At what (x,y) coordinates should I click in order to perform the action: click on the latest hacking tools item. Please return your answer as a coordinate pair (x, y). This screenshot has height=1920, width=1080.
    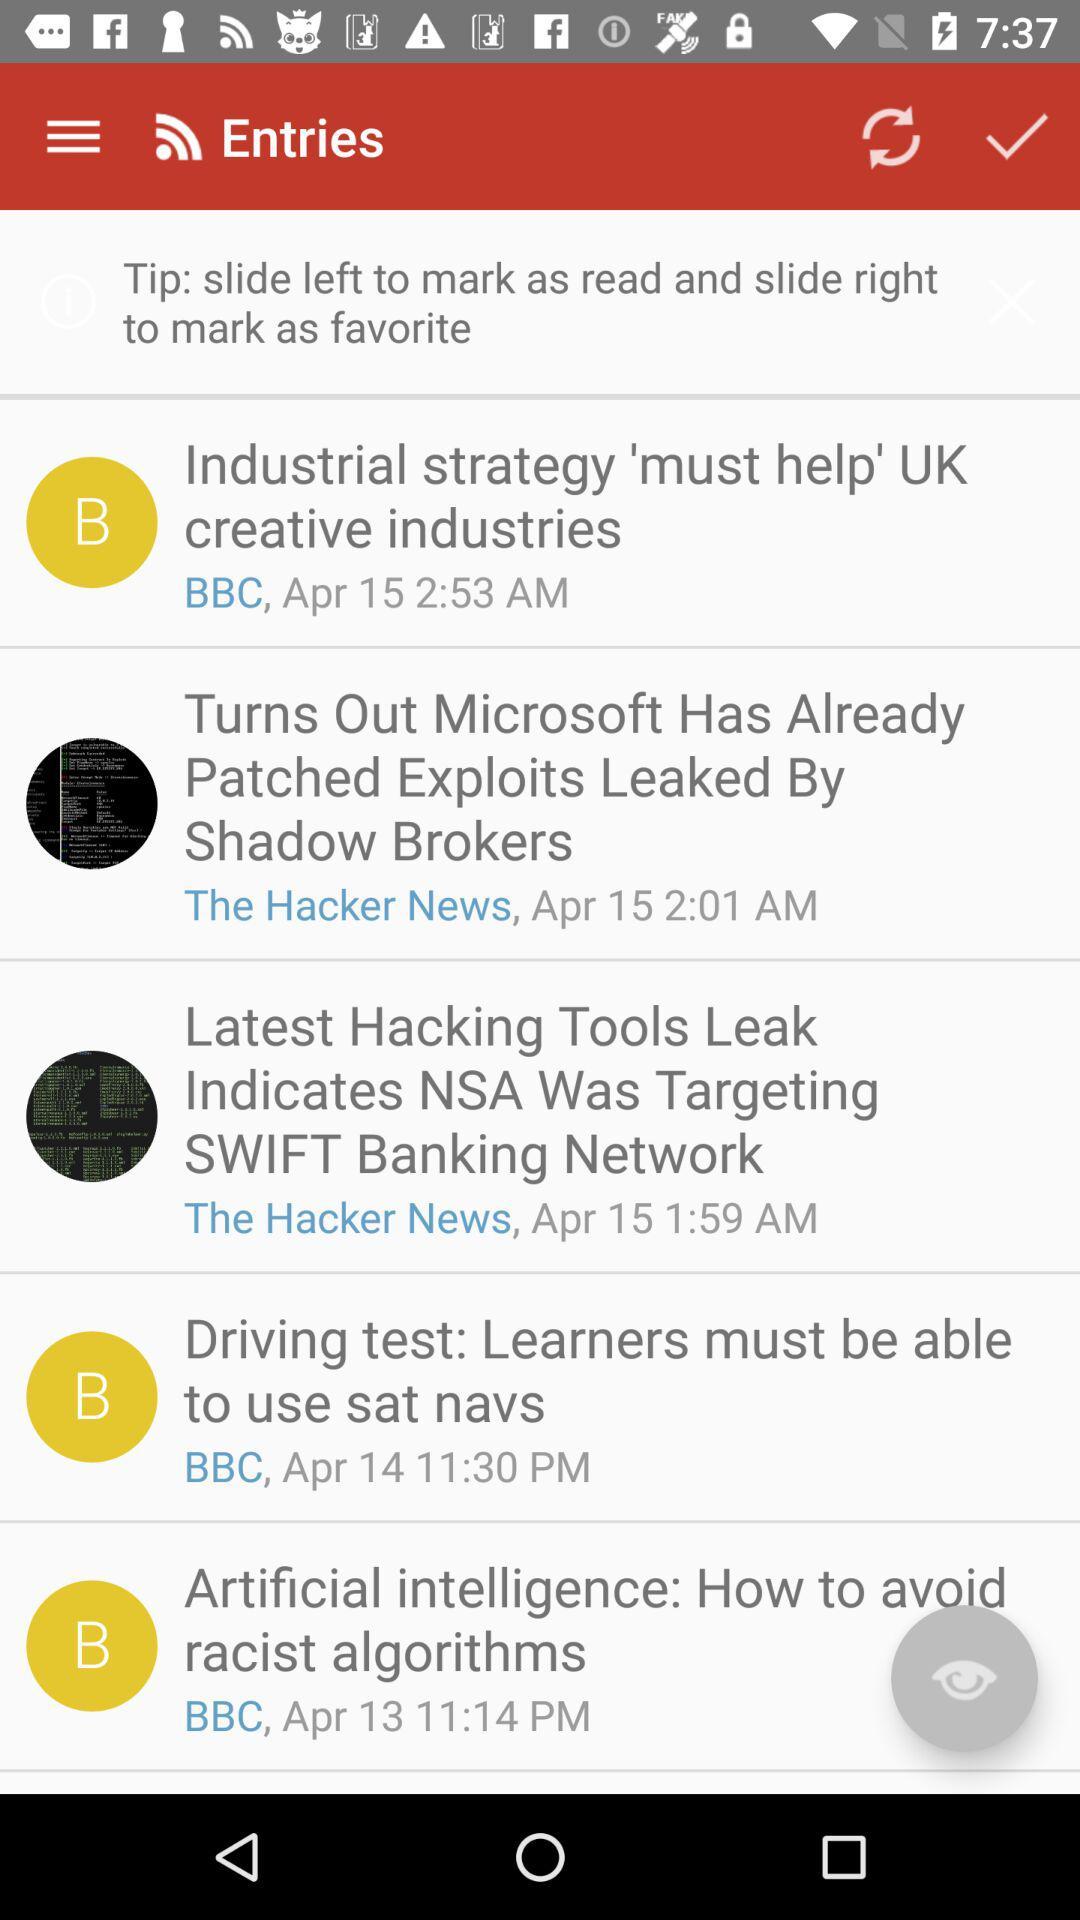
    Looking at the image, I should click on (611, 1086).